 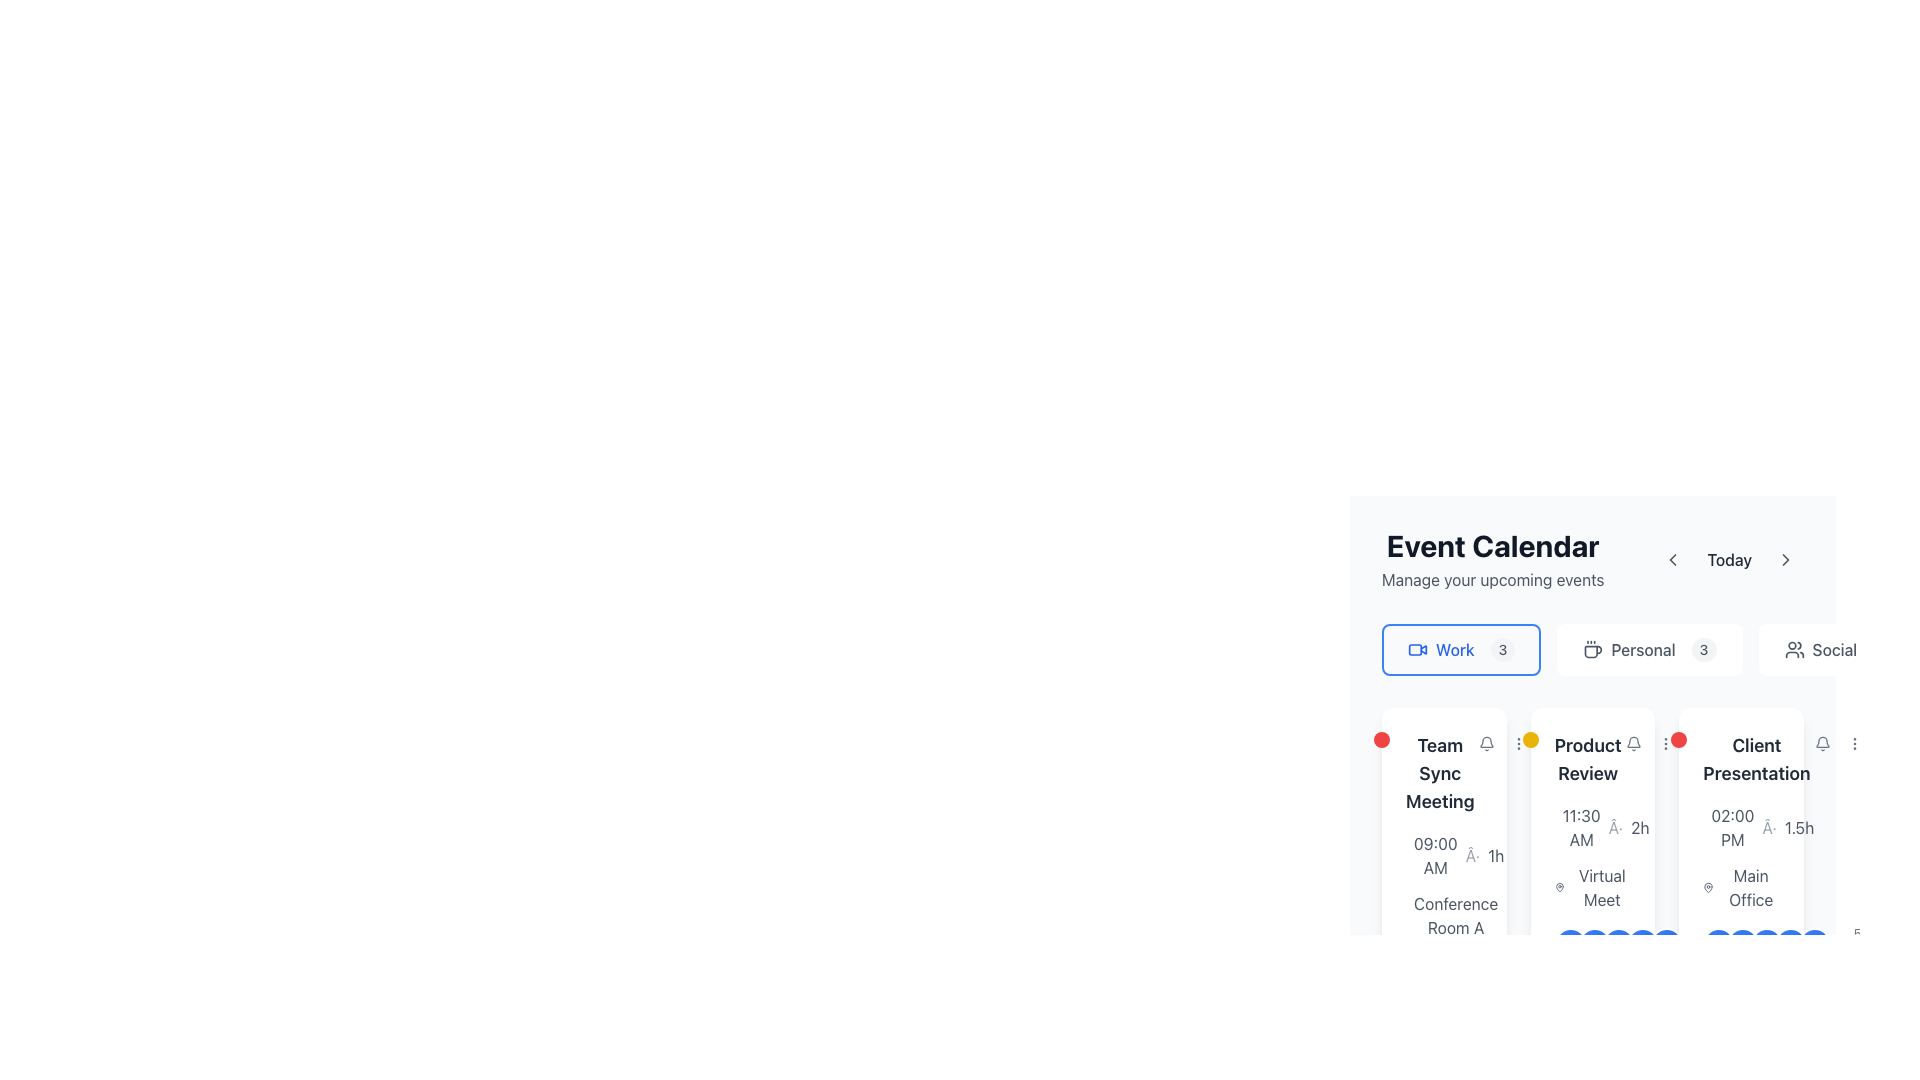 I want to click on the chevron icon located to the right of the 'Today' text in the header section of the calendar interface, so click(x=1785, y=559).